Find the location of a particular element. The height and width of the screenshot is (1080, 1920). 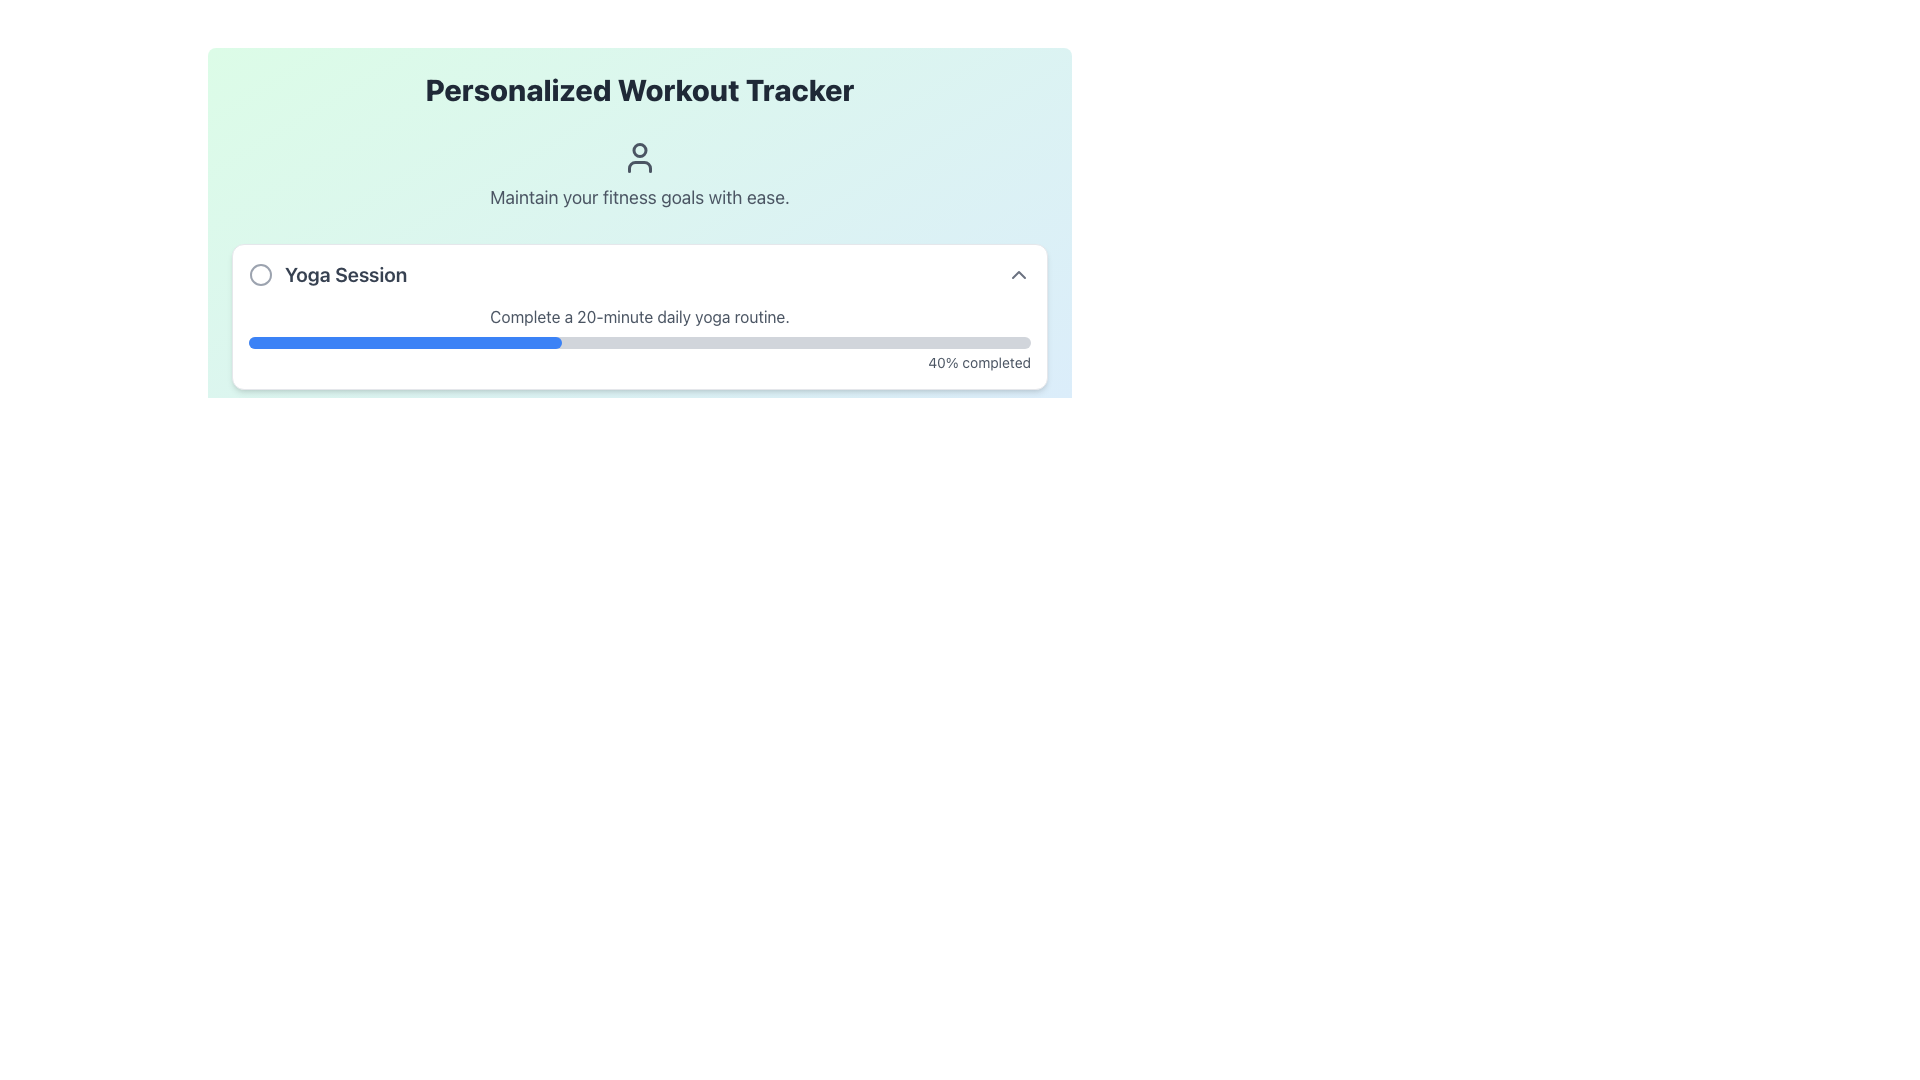

the progress indicator displaying the completion of a 20-minute daily yoga routine, which shows '40% completed' beneath the horizontal progress bar is located at coordinates (638, 338).